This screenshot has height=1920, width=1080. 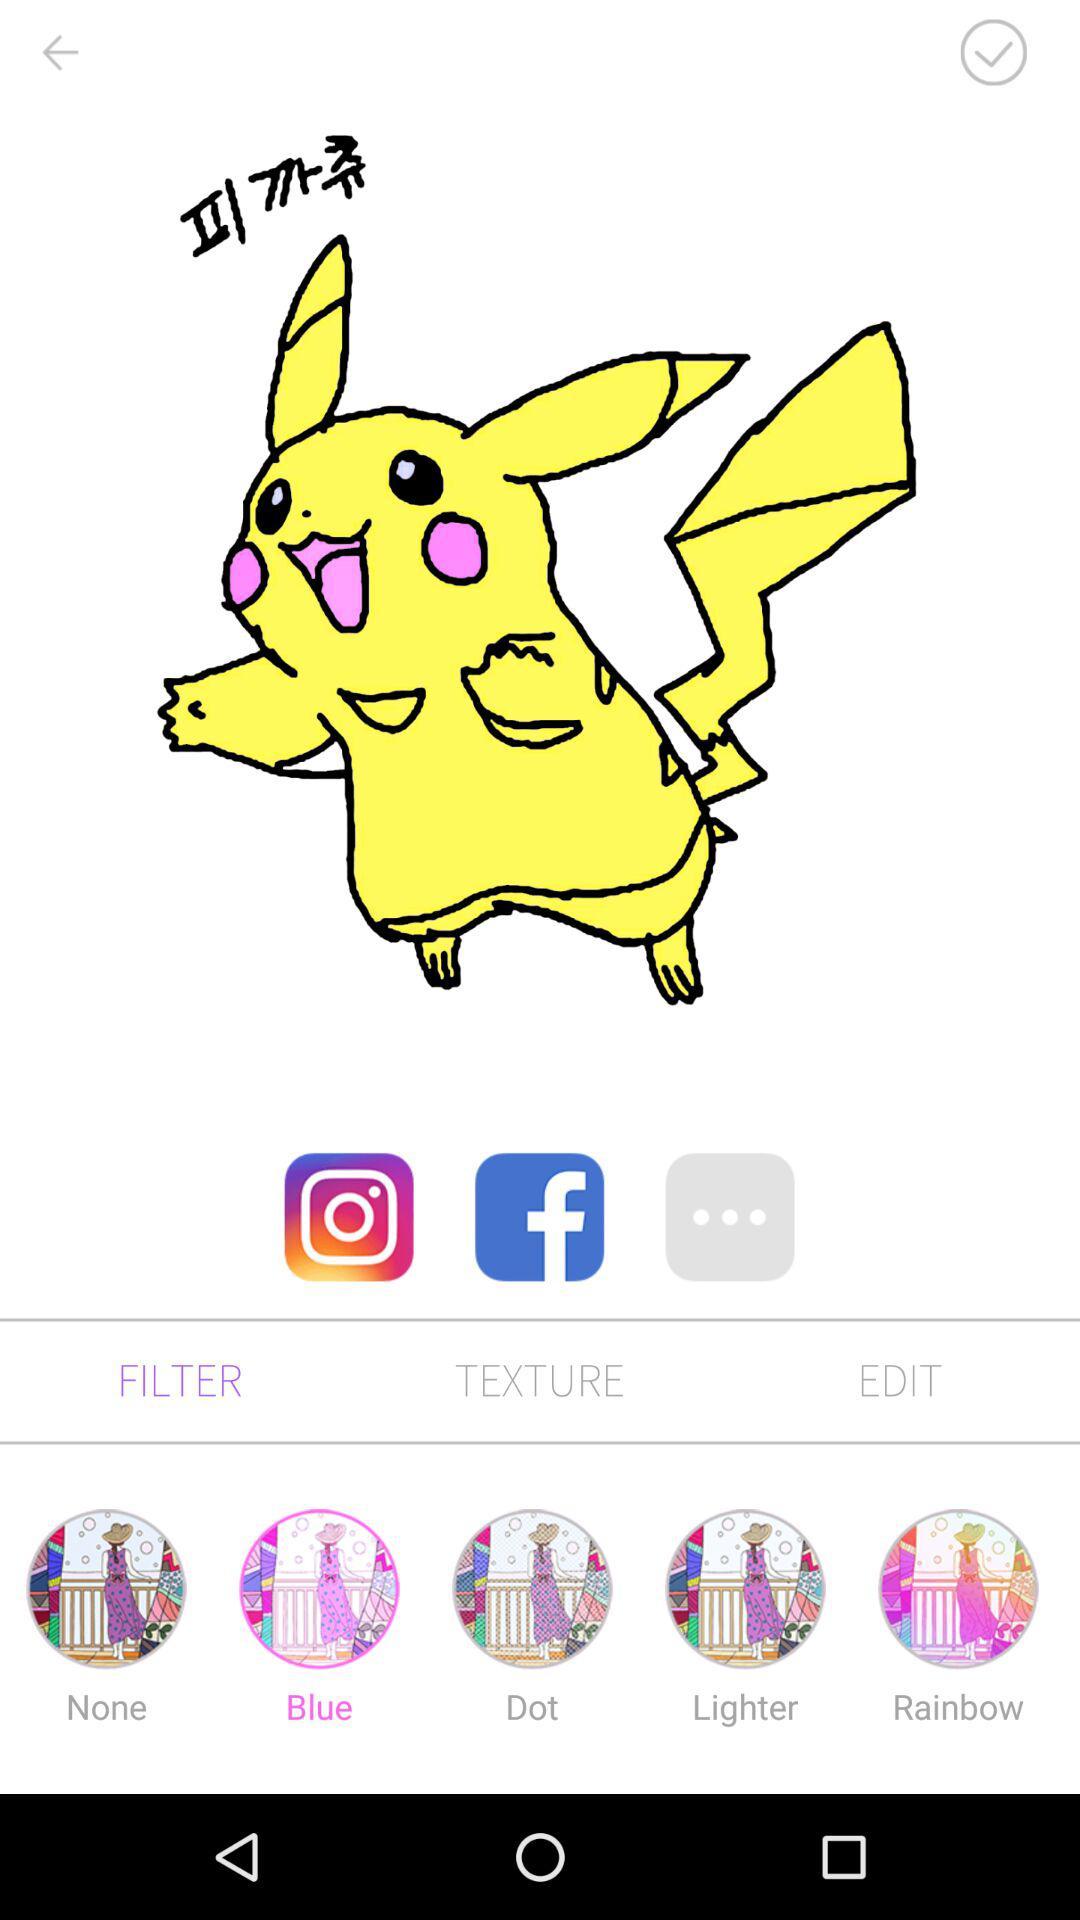 I want to click on other social media apps, so click(x=730, y=1216).